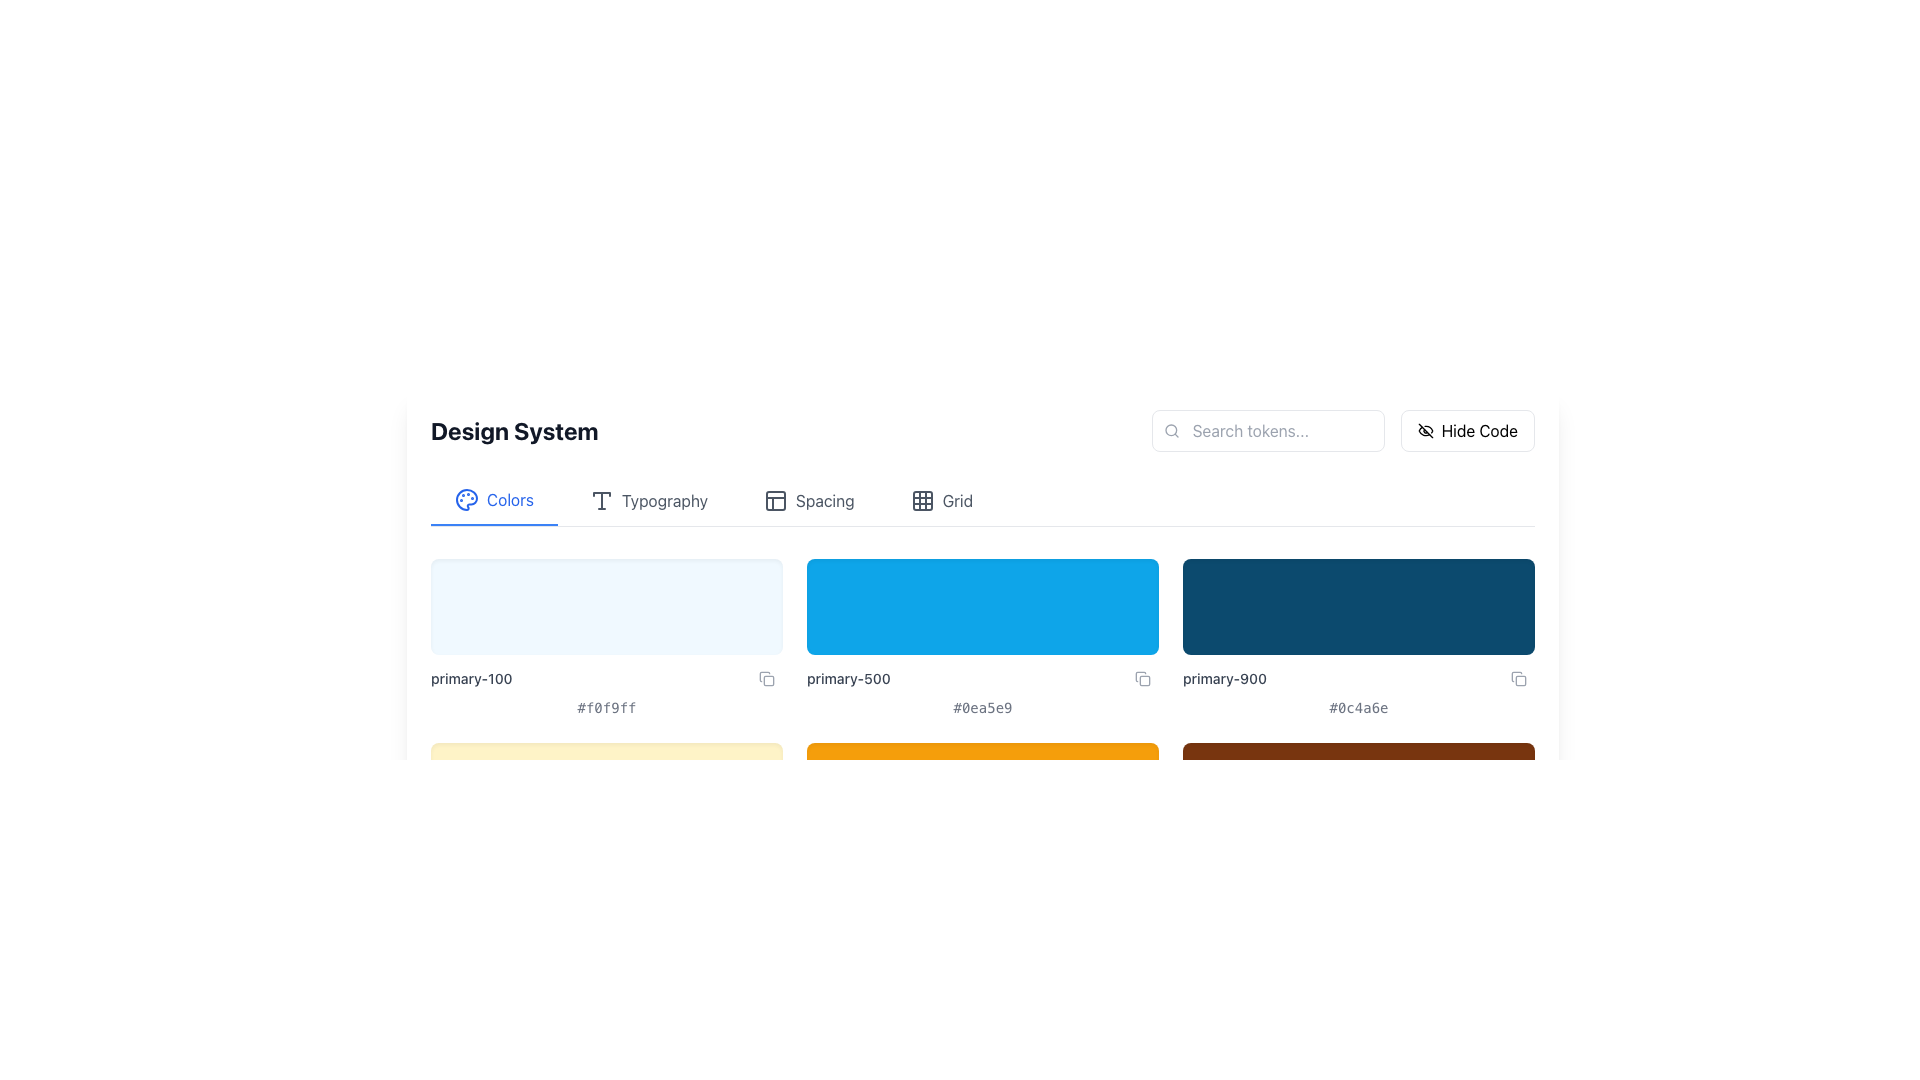  What do you see at coordinates (766, 677) in the screenshot?
I see `the small, square button with a gray background and an icon of two overlapping squares, located on the far right of the 'primary-100' row` at bounding box center [766, 677].